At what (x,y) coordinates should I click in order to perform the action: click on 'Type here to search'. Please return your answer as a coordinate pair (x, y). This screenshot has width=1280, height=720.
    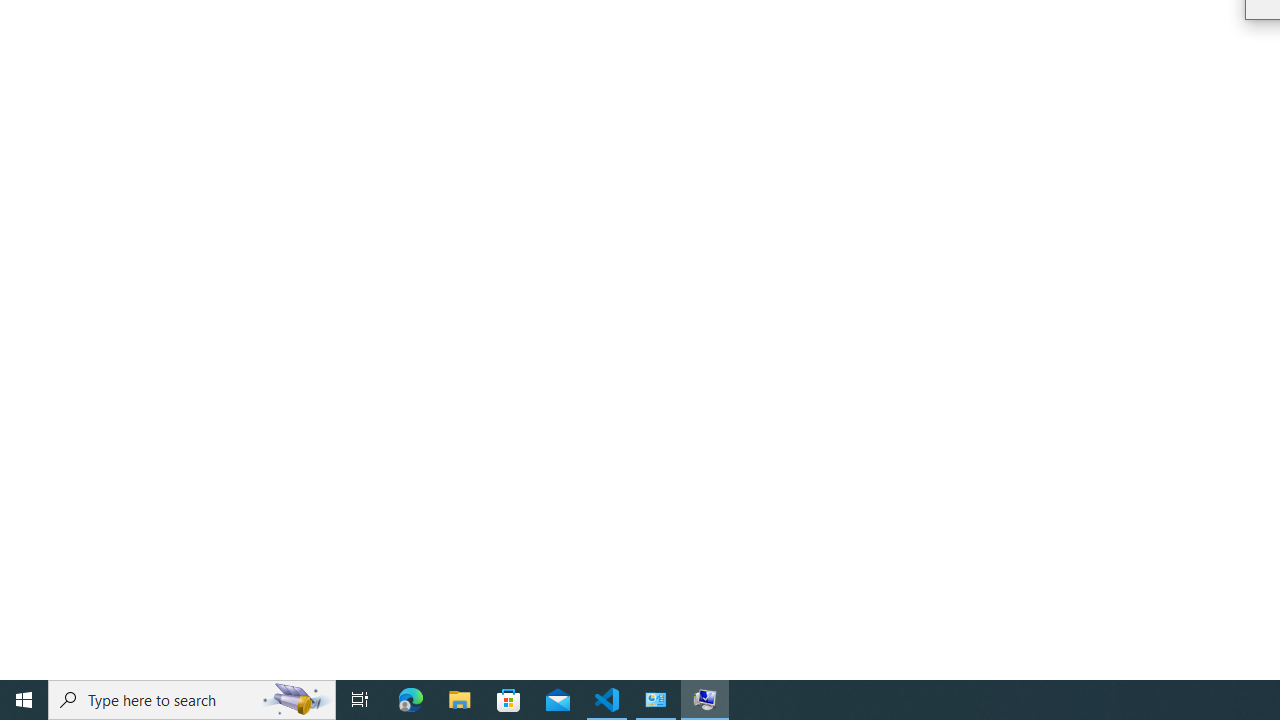
    Looking at the image, I should click on (192, 698).